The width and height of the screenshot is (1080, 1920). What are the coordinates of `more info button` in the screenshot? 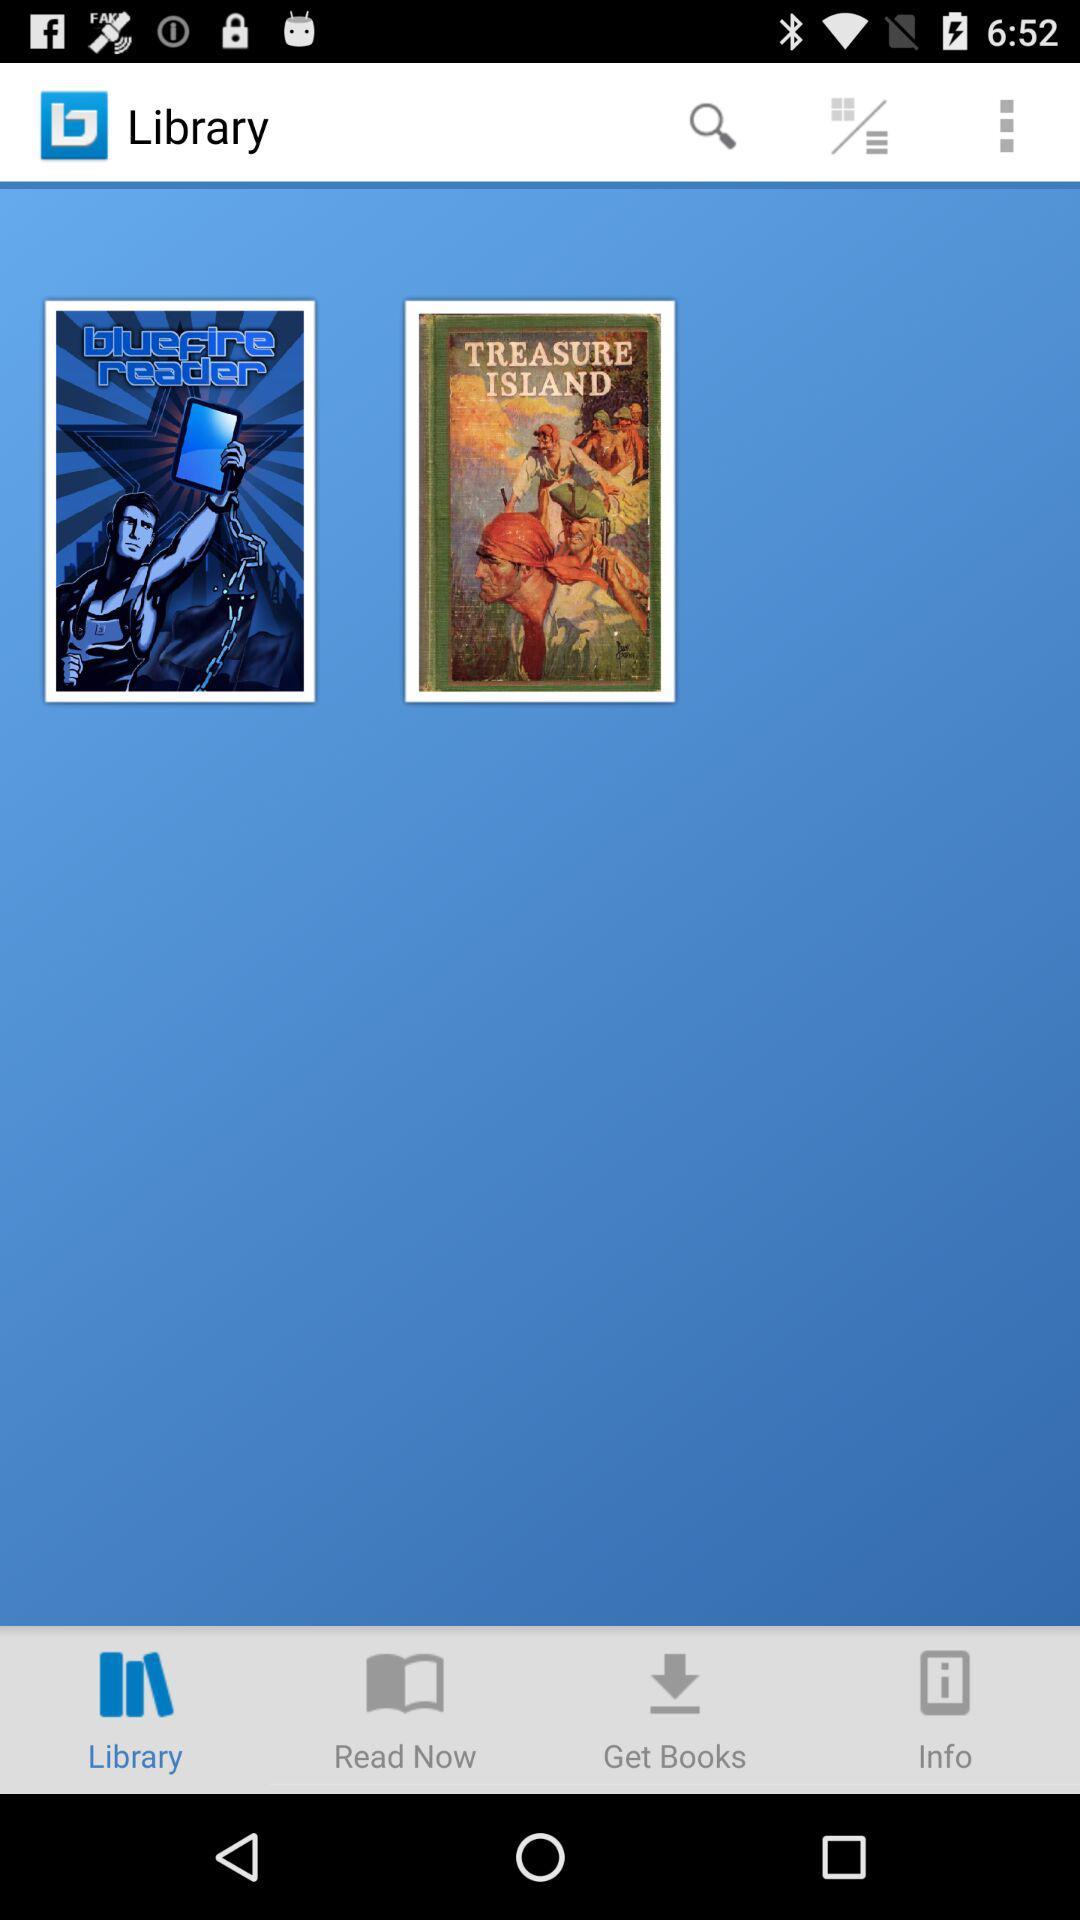 It's located at (945, 1708).